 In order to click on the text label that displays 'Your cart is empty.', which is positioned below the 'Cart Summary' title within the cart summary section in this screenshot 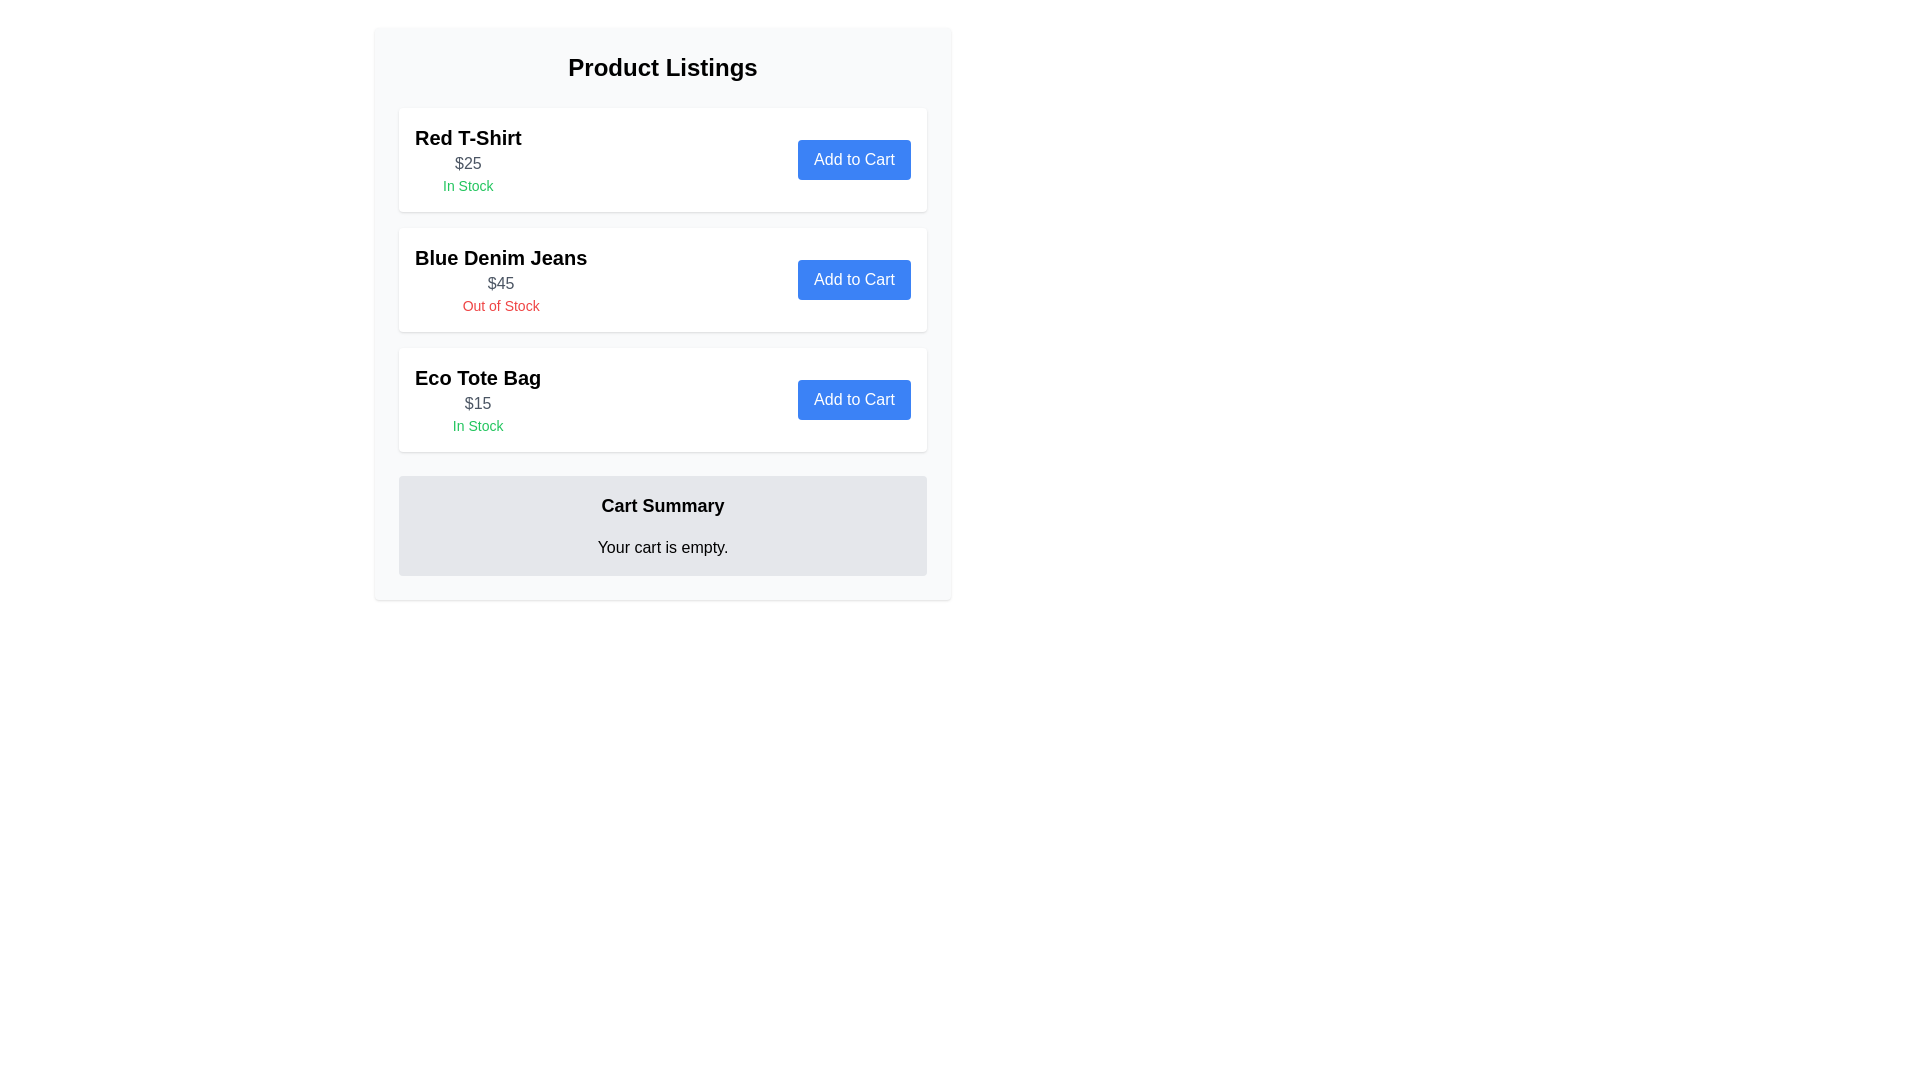, I will do `click(662, 547)`.